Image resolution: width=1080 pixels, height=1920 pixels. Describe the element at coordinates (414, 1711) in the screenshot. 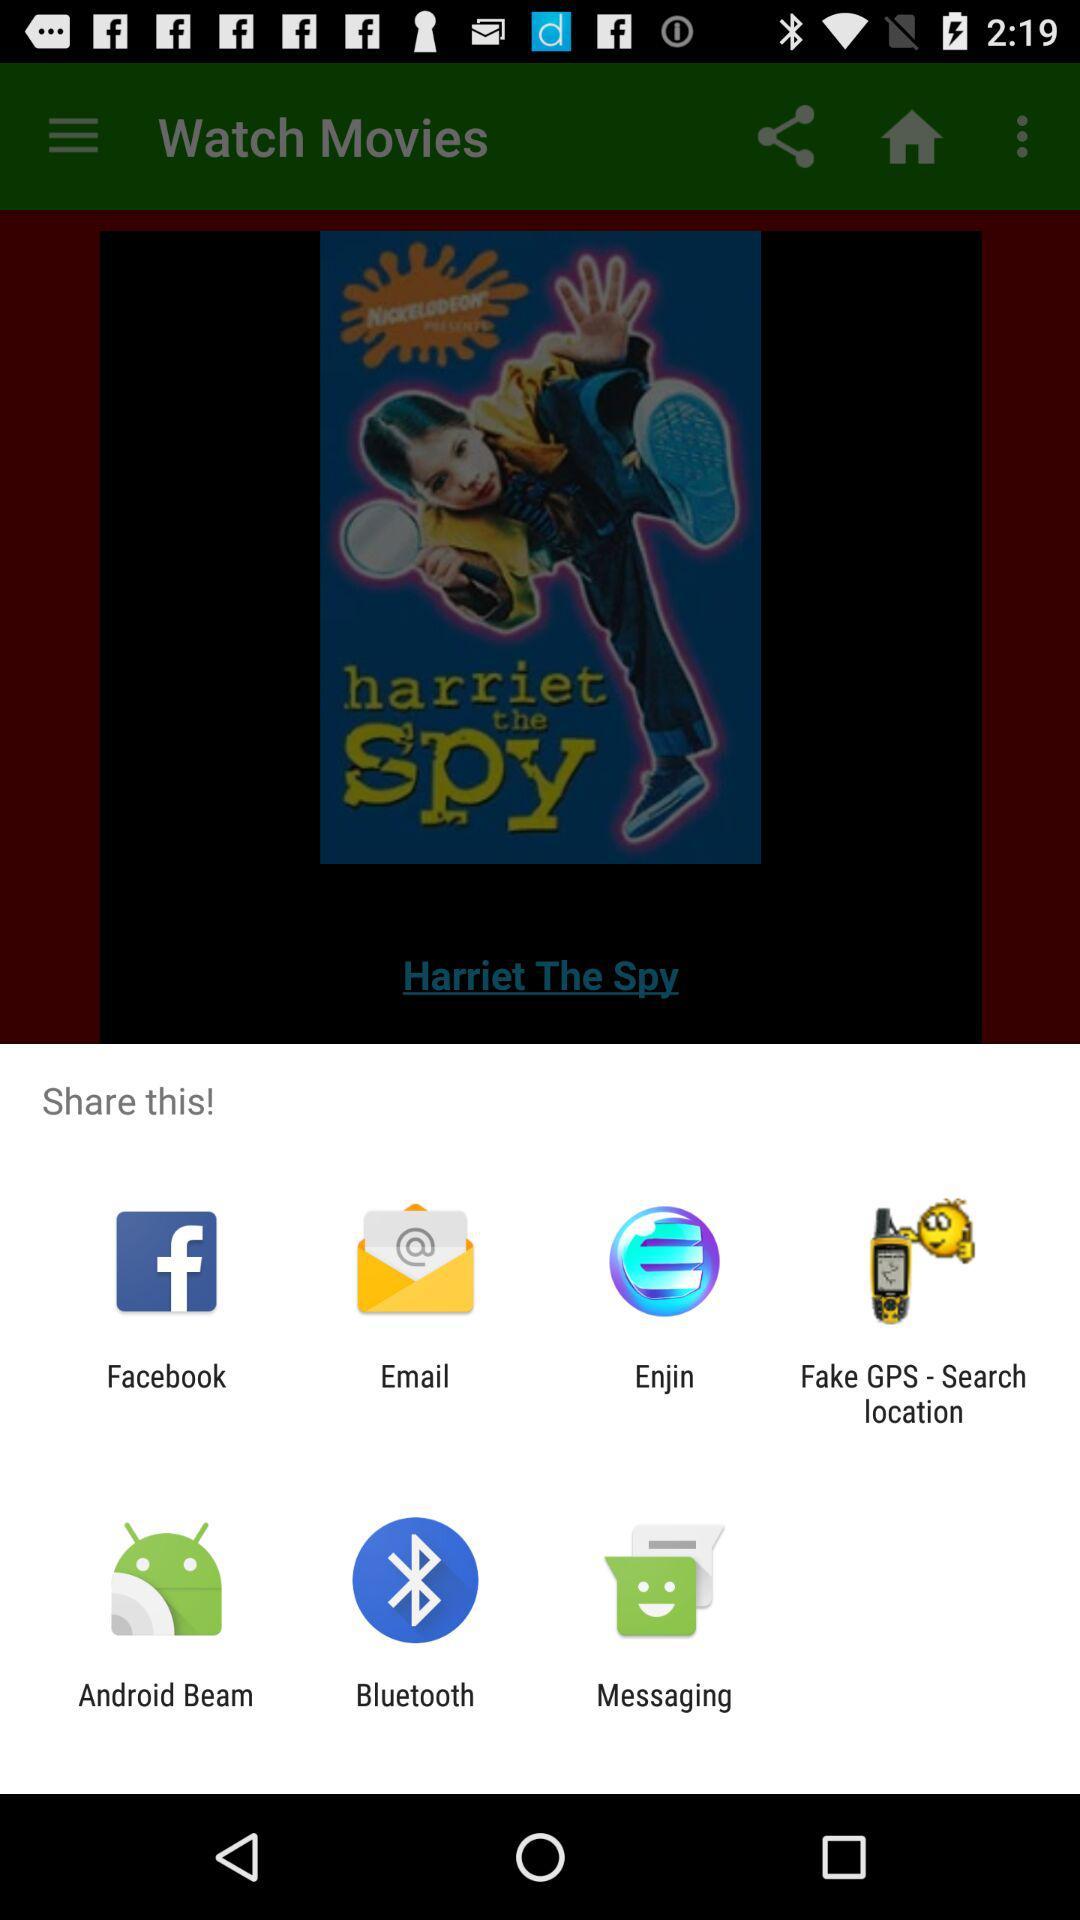

I see `item to the right of the android beam icon` at that location.